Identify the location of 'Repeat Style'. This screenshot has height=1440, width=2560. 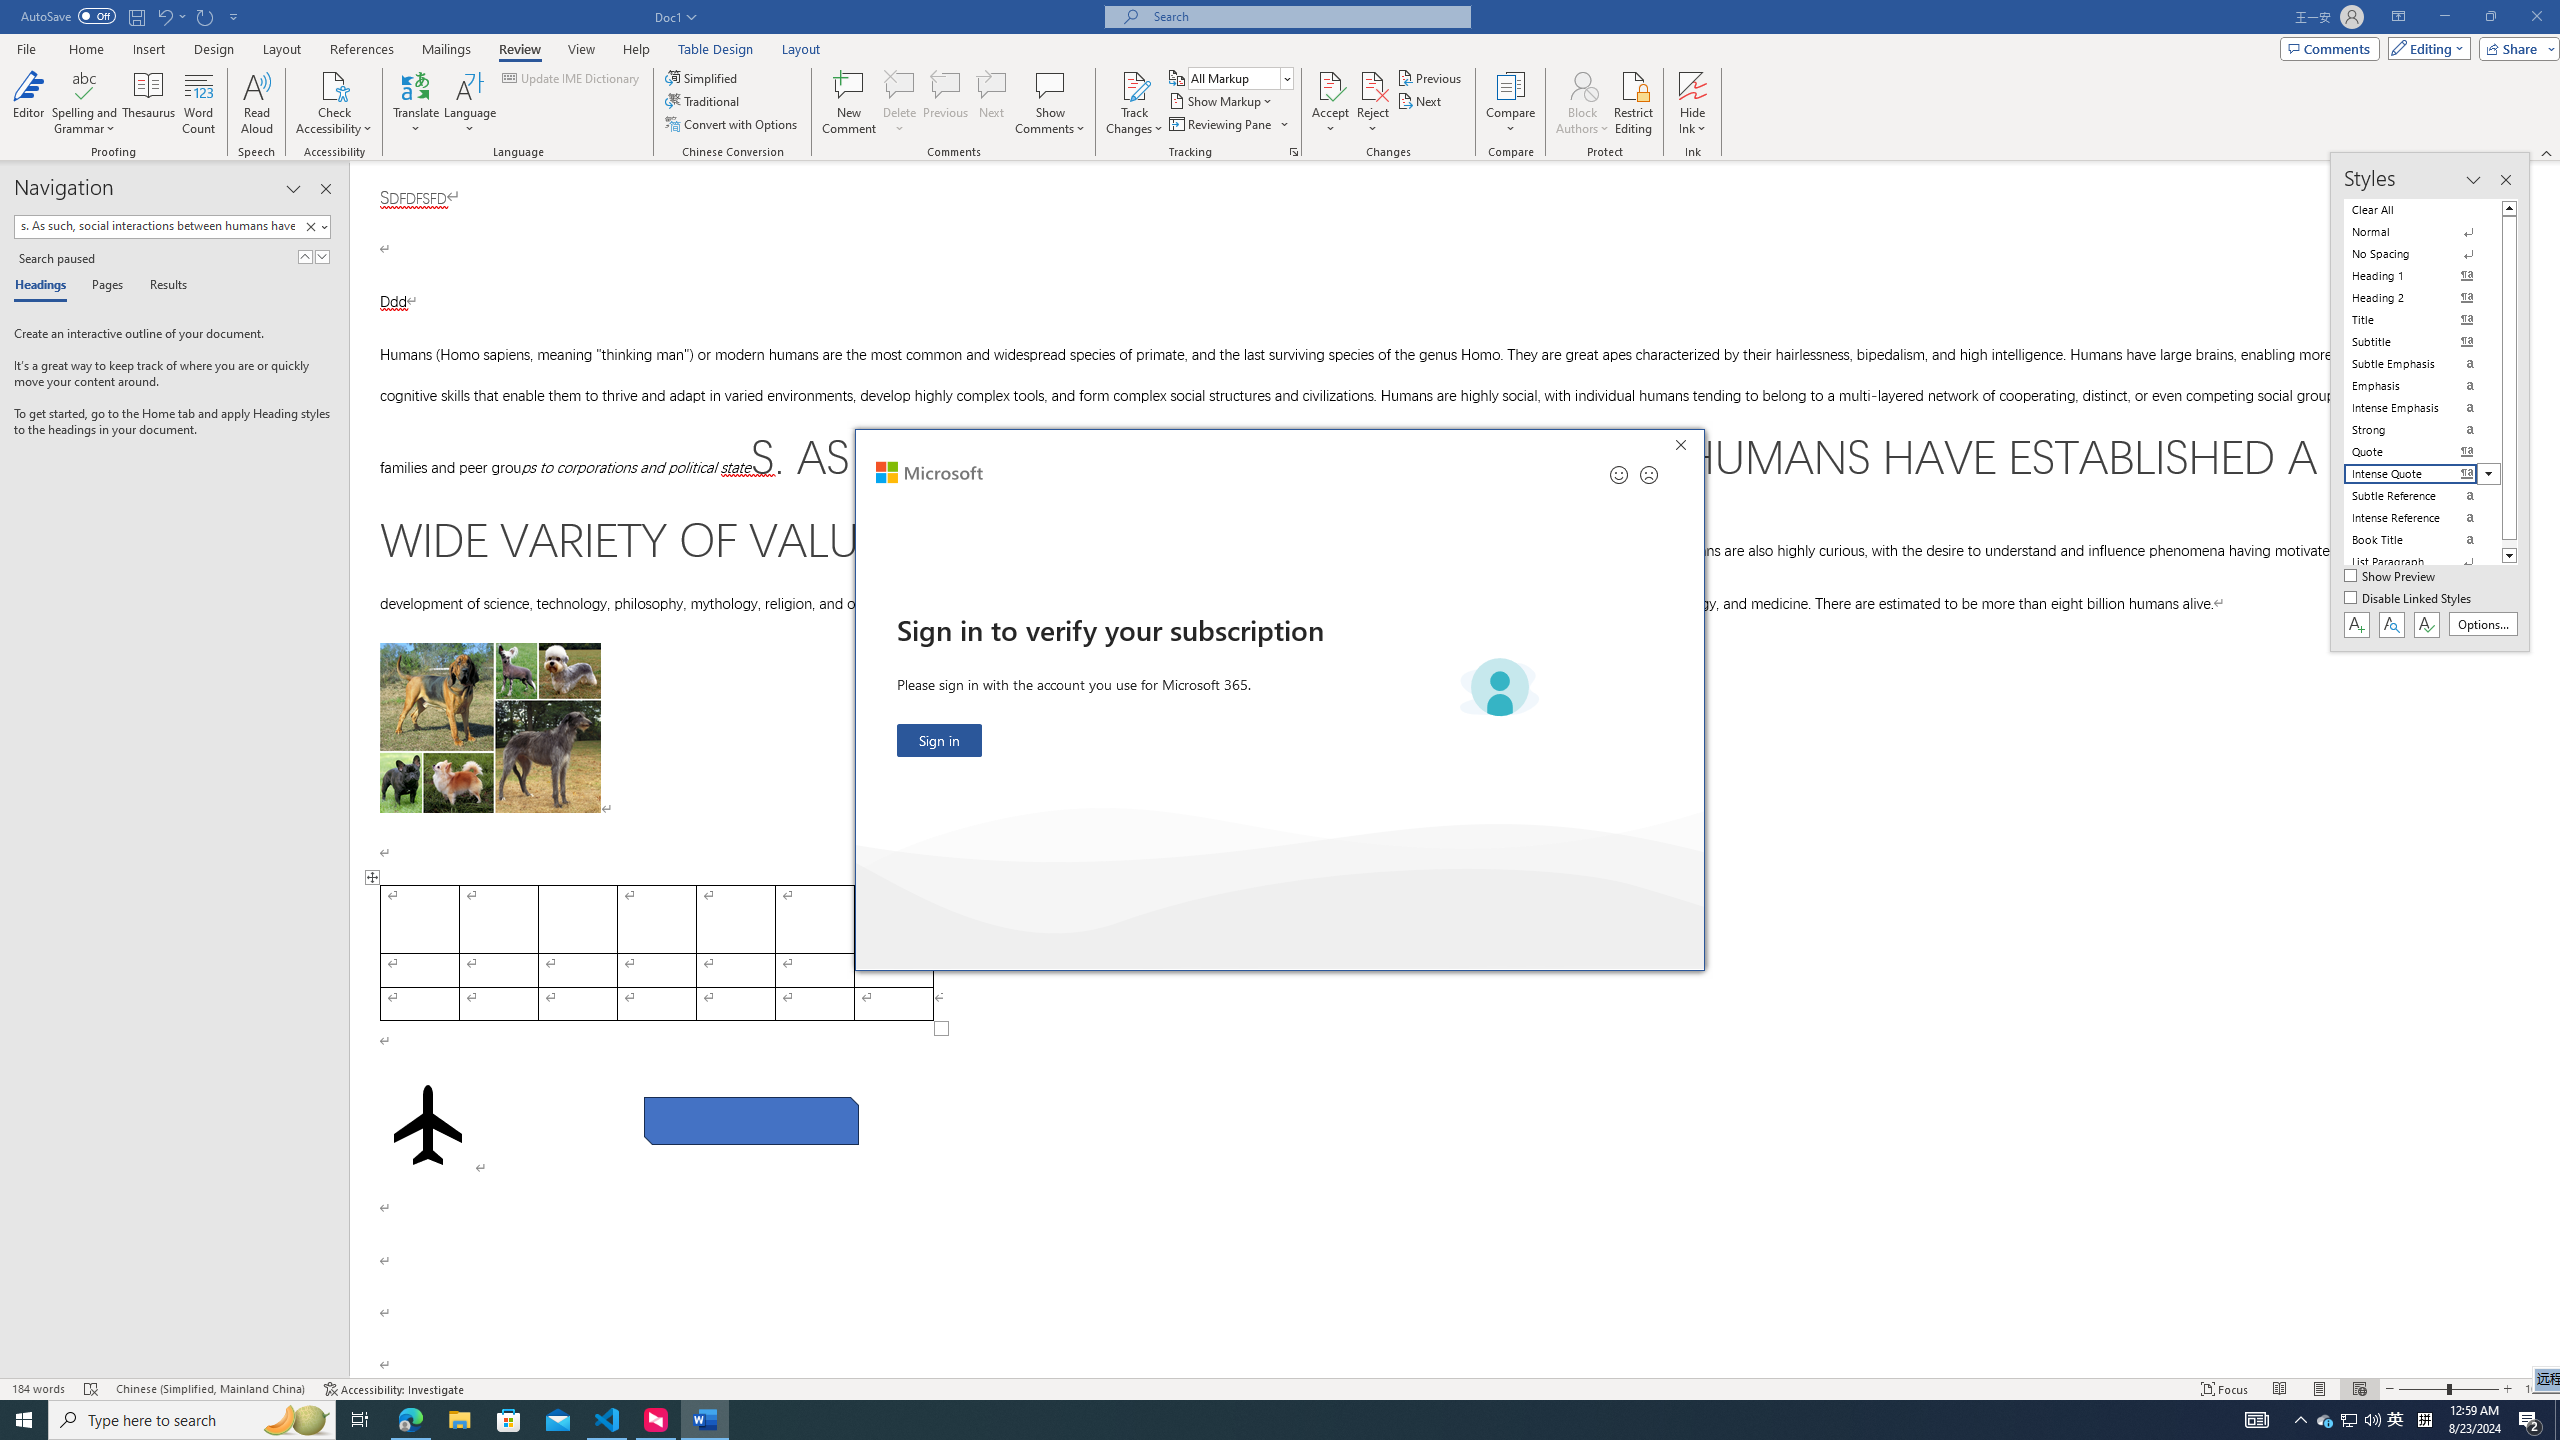
(205, 15).